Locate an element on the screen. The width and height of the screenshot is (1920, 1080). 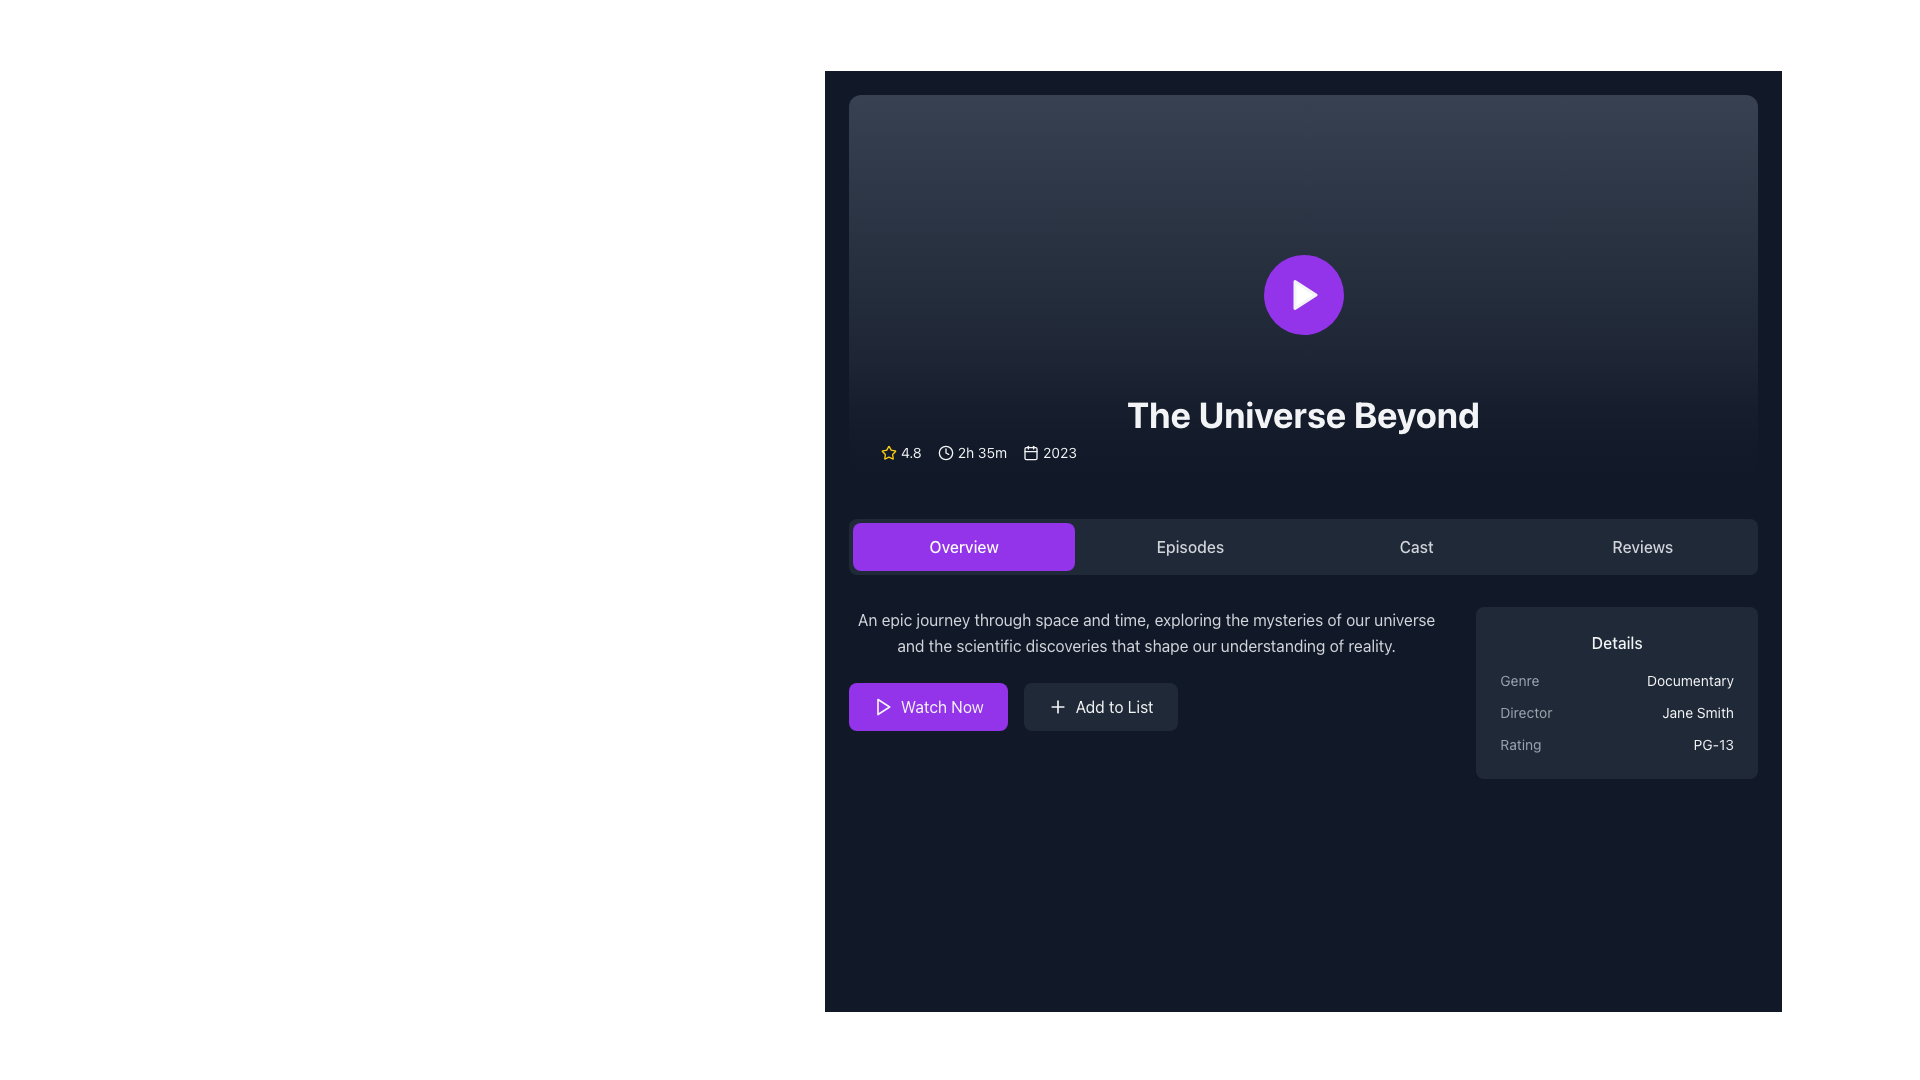
the 'Add to List' icon located to the left of the text label within the button in the bottom-right section of the content area is located at coordinates (1056, 705).